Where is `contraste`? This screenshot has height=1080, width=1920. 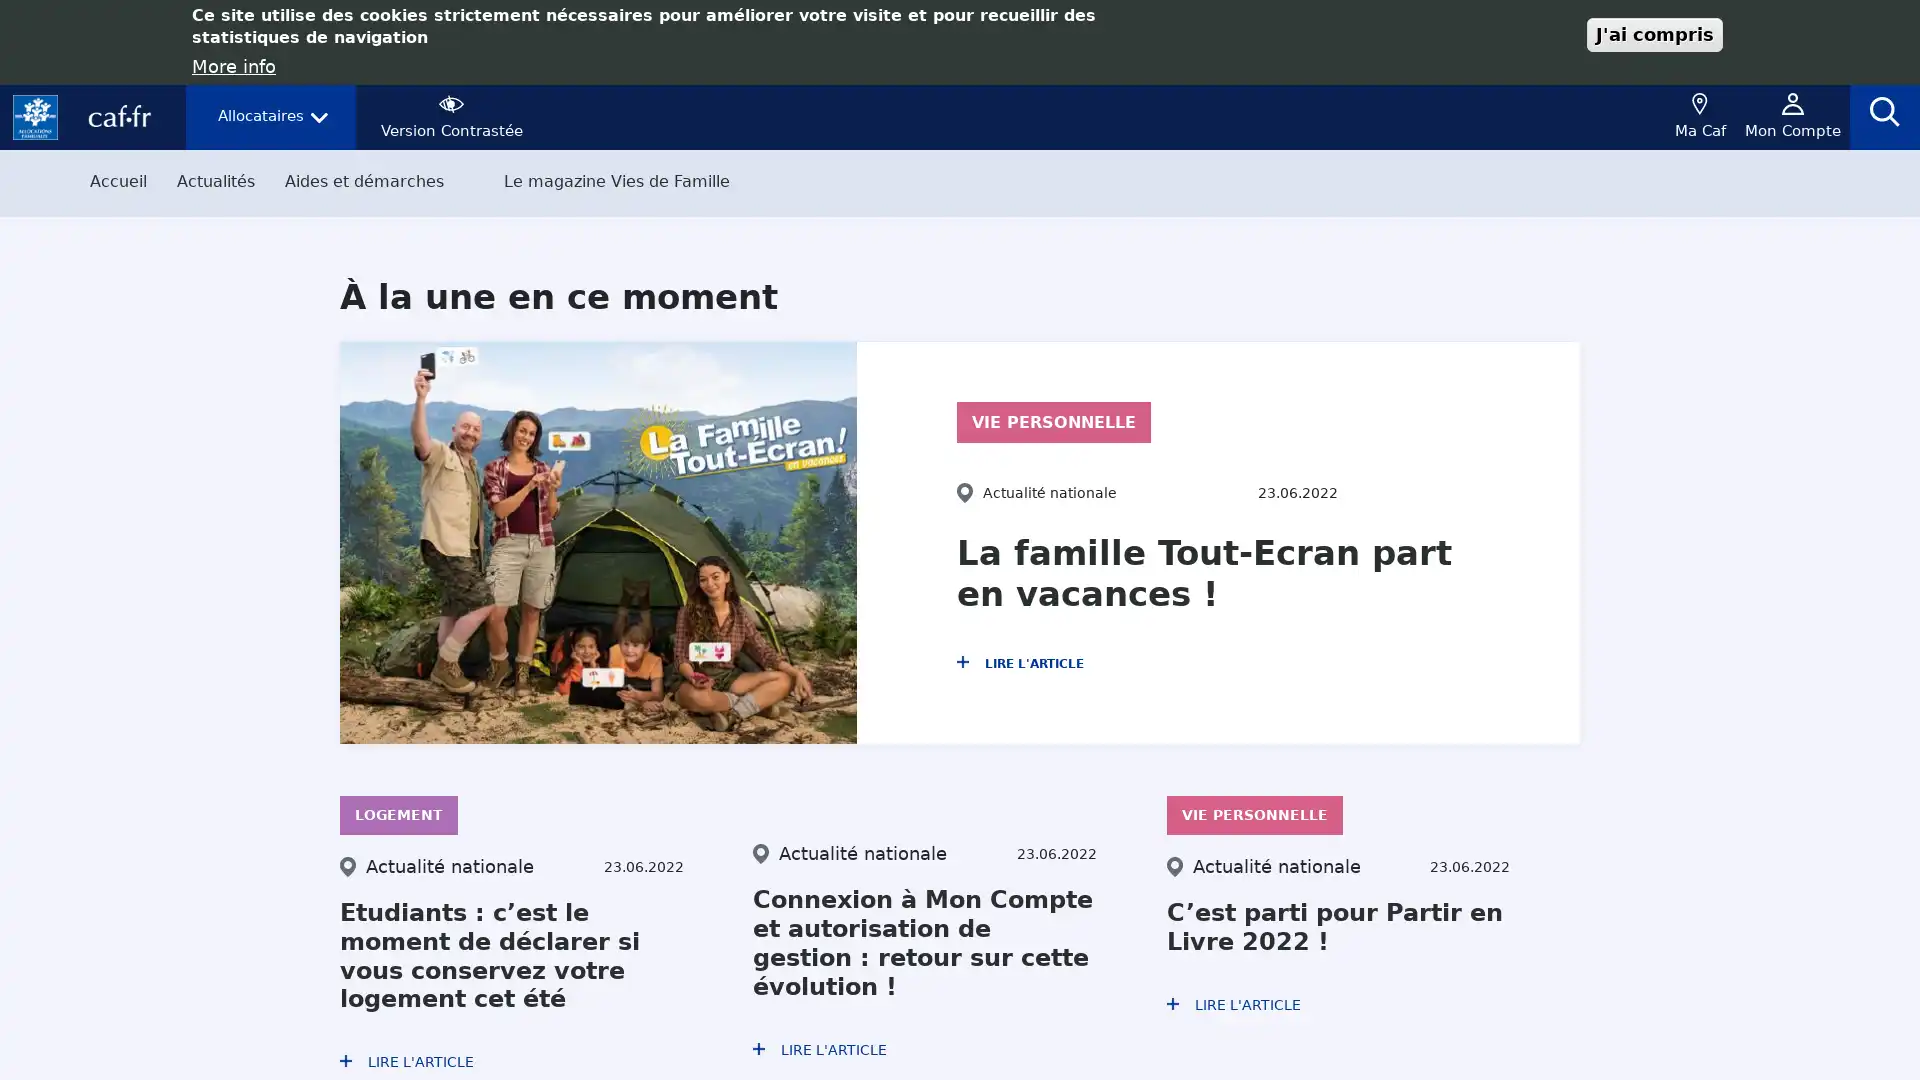 contraste is located at coordinates (450, 116).